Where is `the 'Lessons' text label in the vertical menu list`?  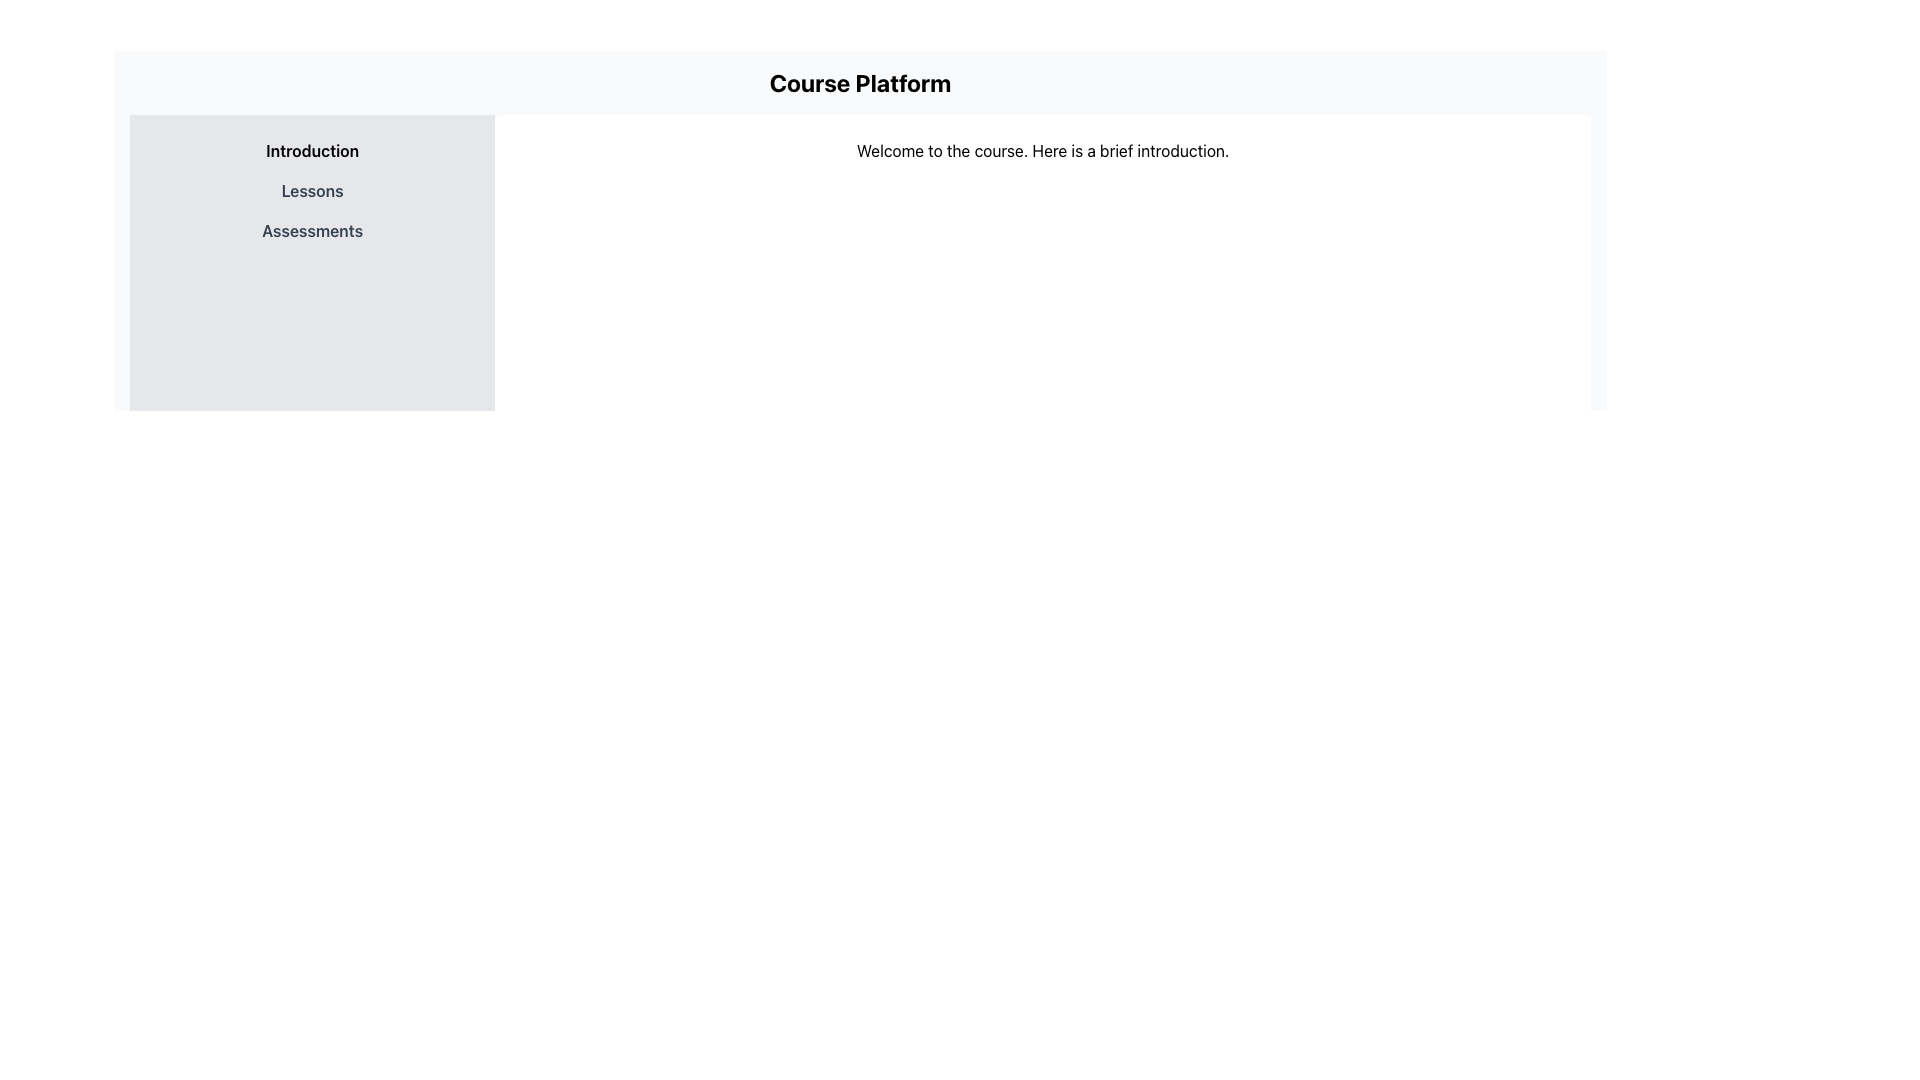
the 'Lessons' text label in the vertical menu list is located at coordinates (311, 191).